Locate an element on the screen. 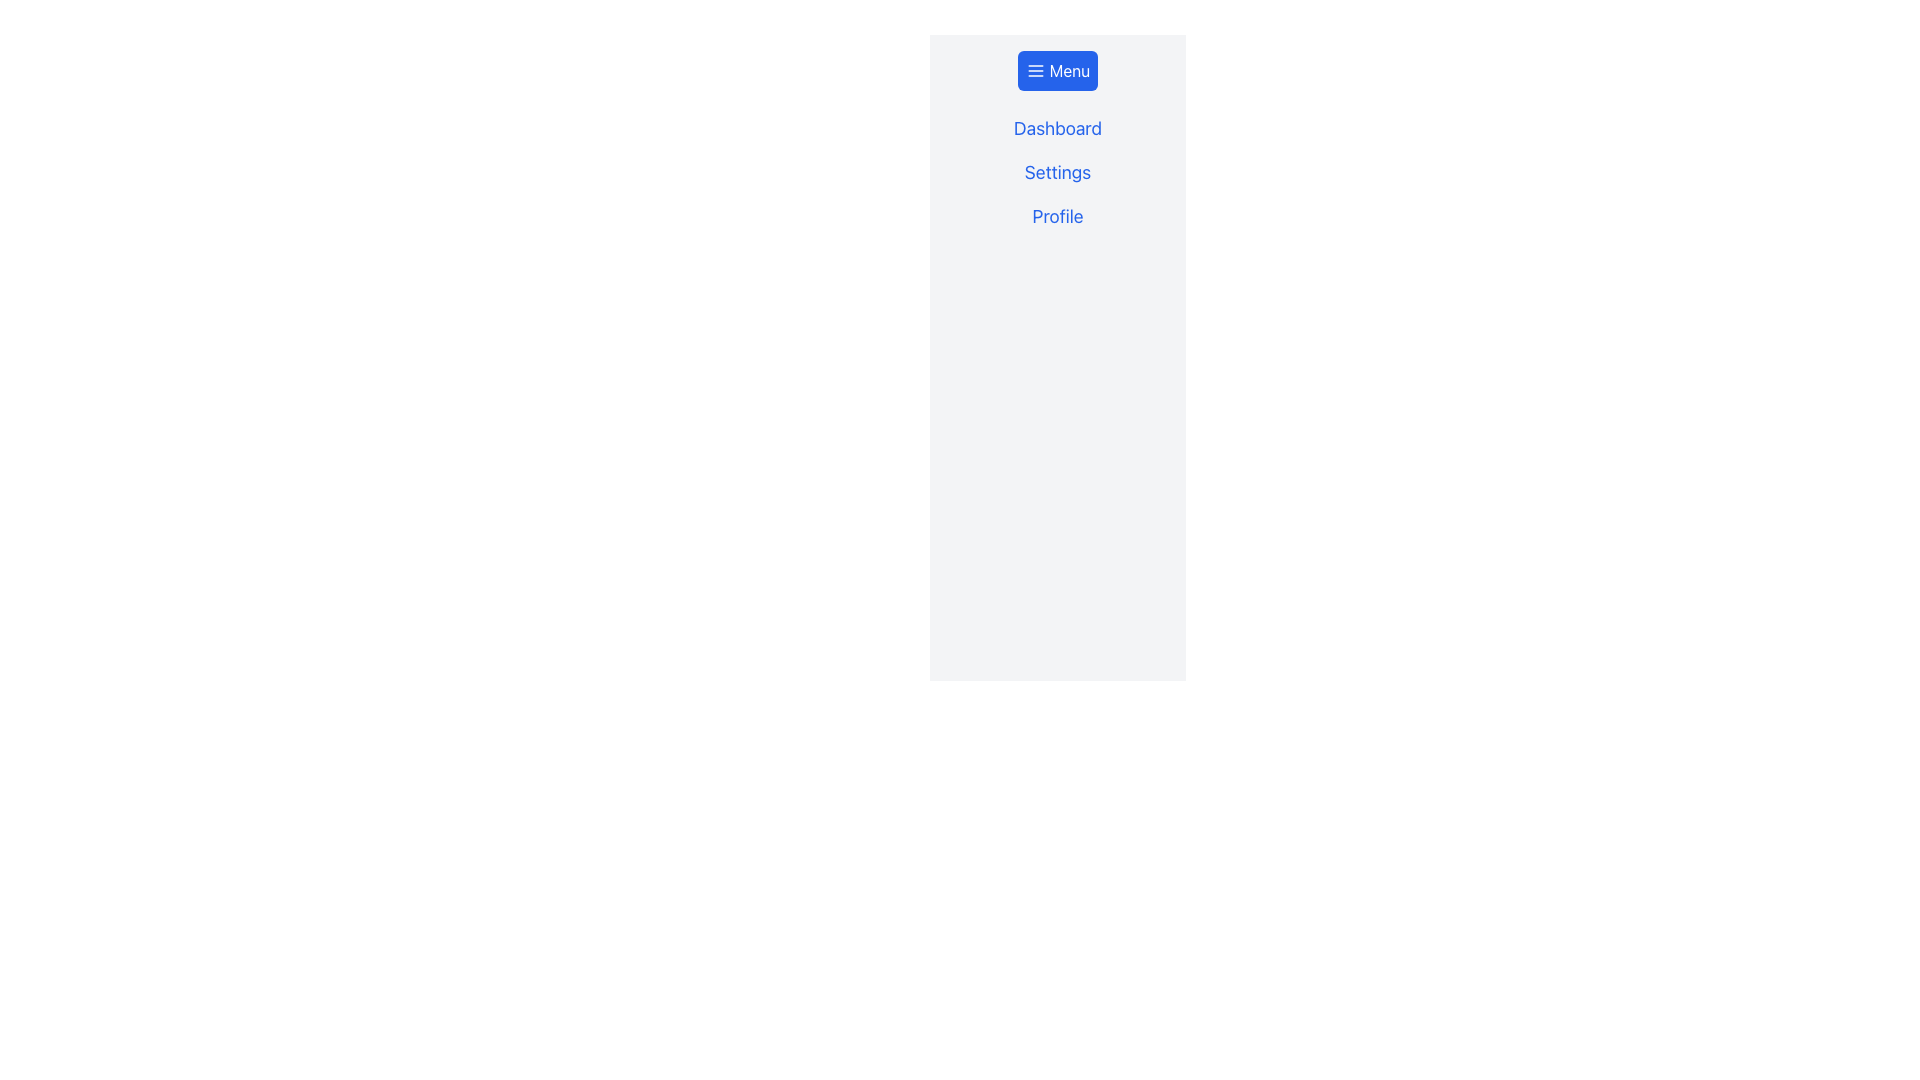 This screenshot has height=1080, width=1920. the menu indicator icon located to the left of the blue 'Menu' button at the top of the vertical layout is located at coordinates (1035, 69).